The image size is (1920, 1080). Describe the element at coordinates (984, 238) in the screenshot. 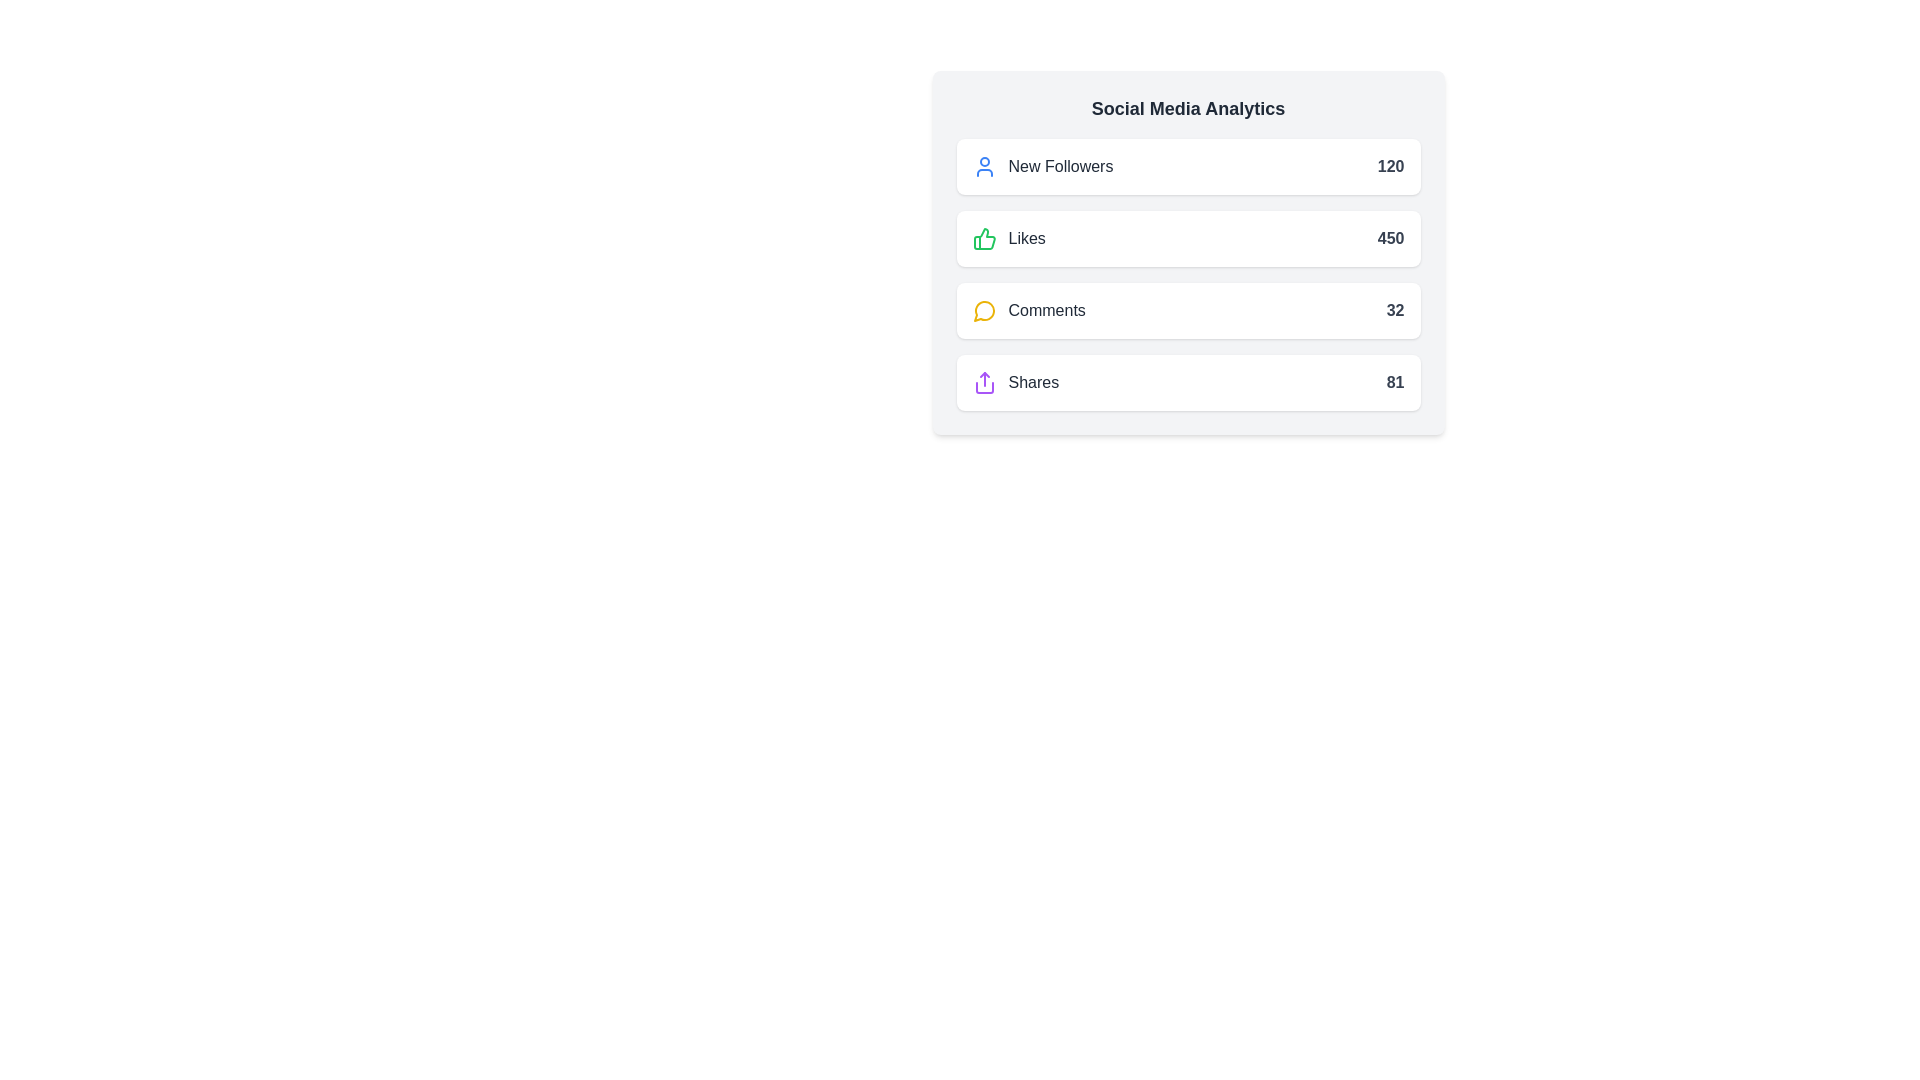

I see `the 'Likes' icon located to the left of the 'Likes' text in the second row of the list for social media analytics` at that location.